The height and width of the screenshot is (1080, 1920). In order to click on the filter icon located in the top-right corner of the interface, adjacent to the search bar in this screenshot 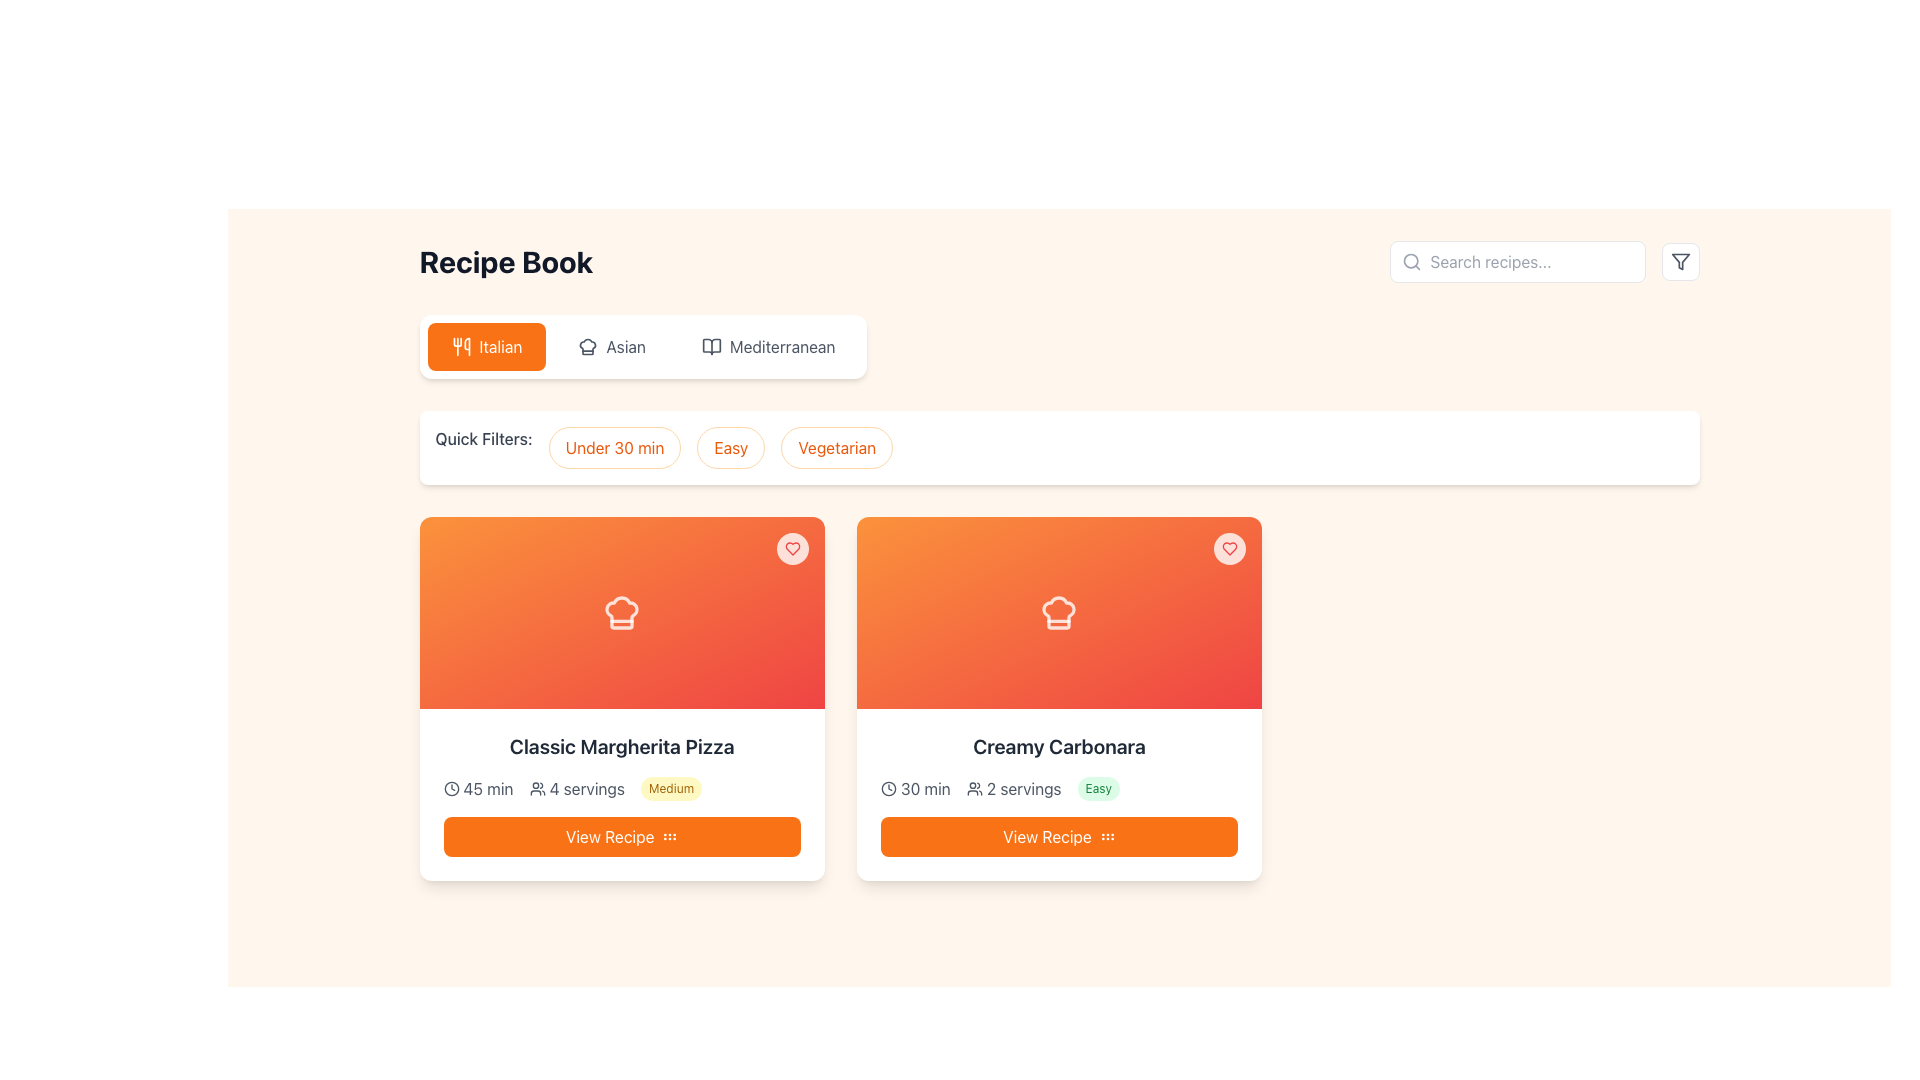, I will do `click(1680, 261)`.